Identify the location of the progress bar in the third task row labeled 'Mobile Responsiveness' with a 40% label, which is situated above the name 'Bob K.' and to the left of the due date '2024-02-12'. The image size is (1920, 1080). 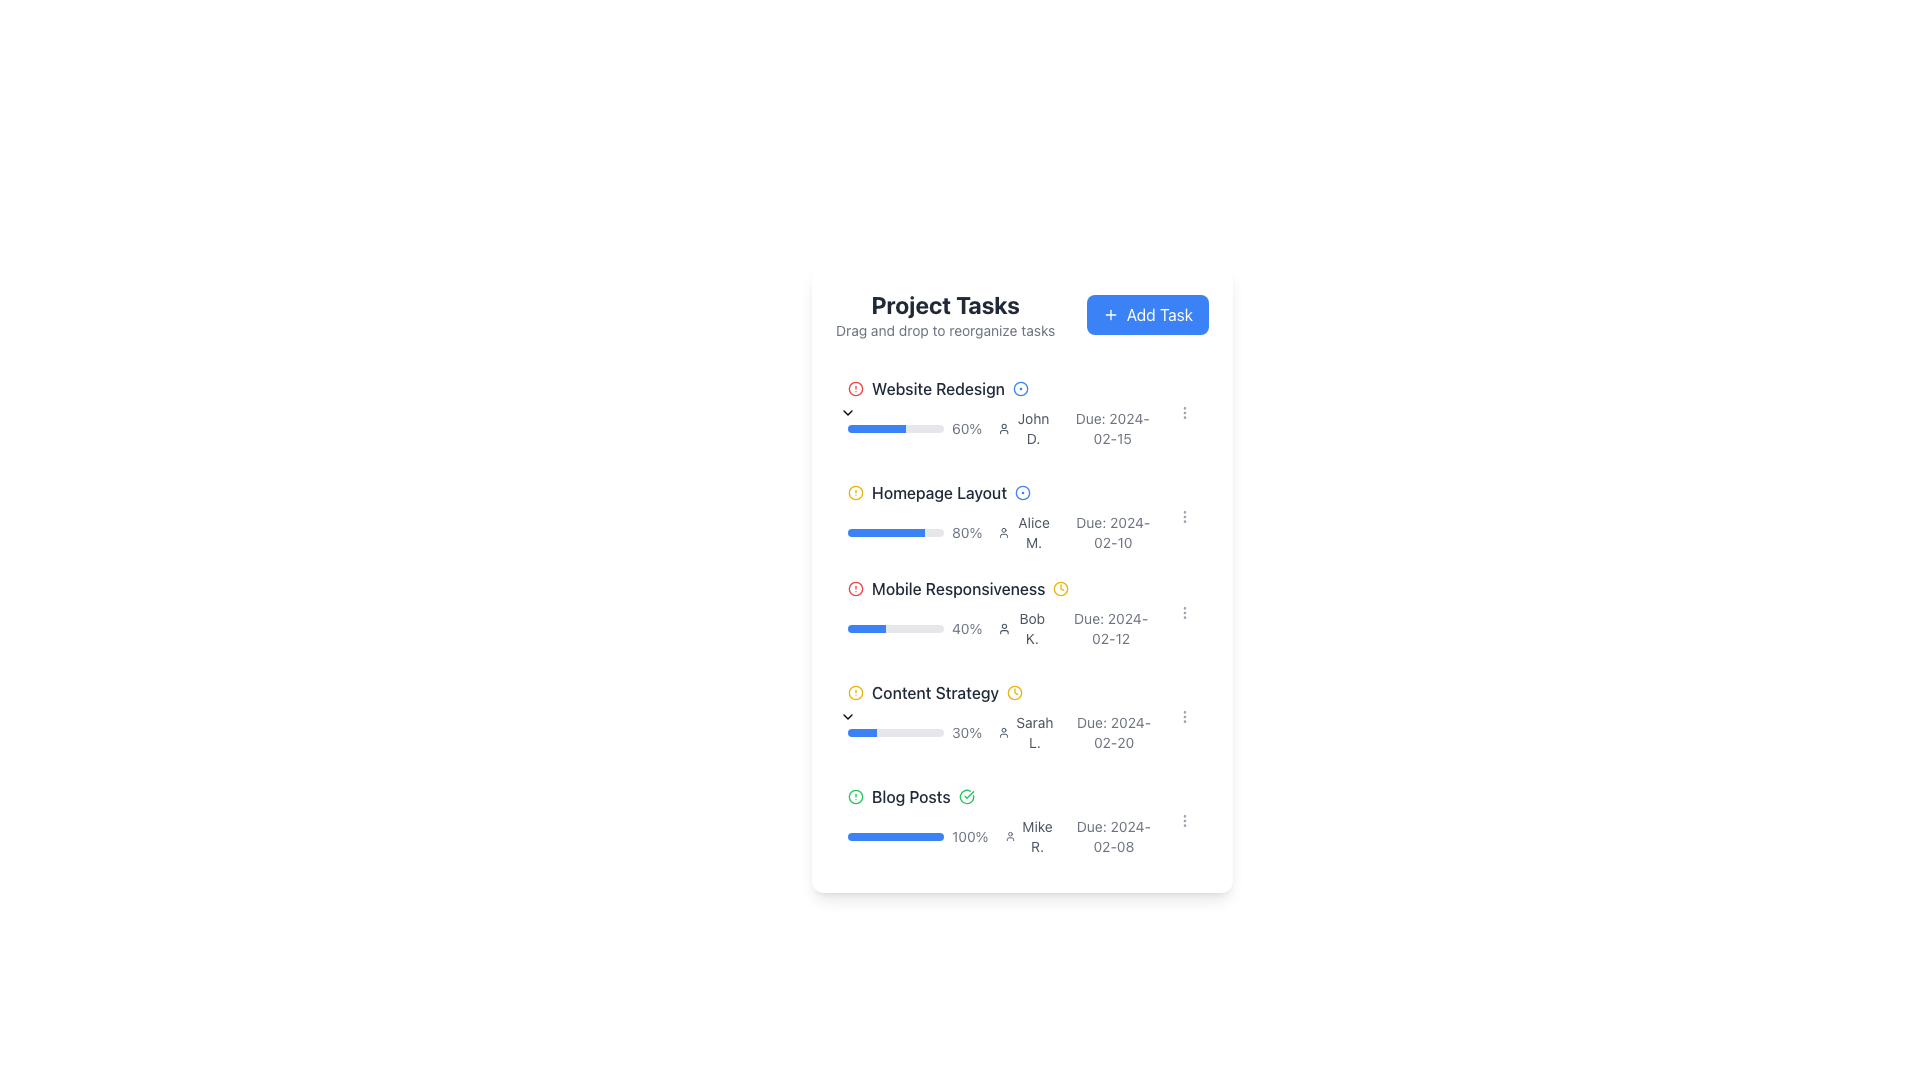
(914, 627).